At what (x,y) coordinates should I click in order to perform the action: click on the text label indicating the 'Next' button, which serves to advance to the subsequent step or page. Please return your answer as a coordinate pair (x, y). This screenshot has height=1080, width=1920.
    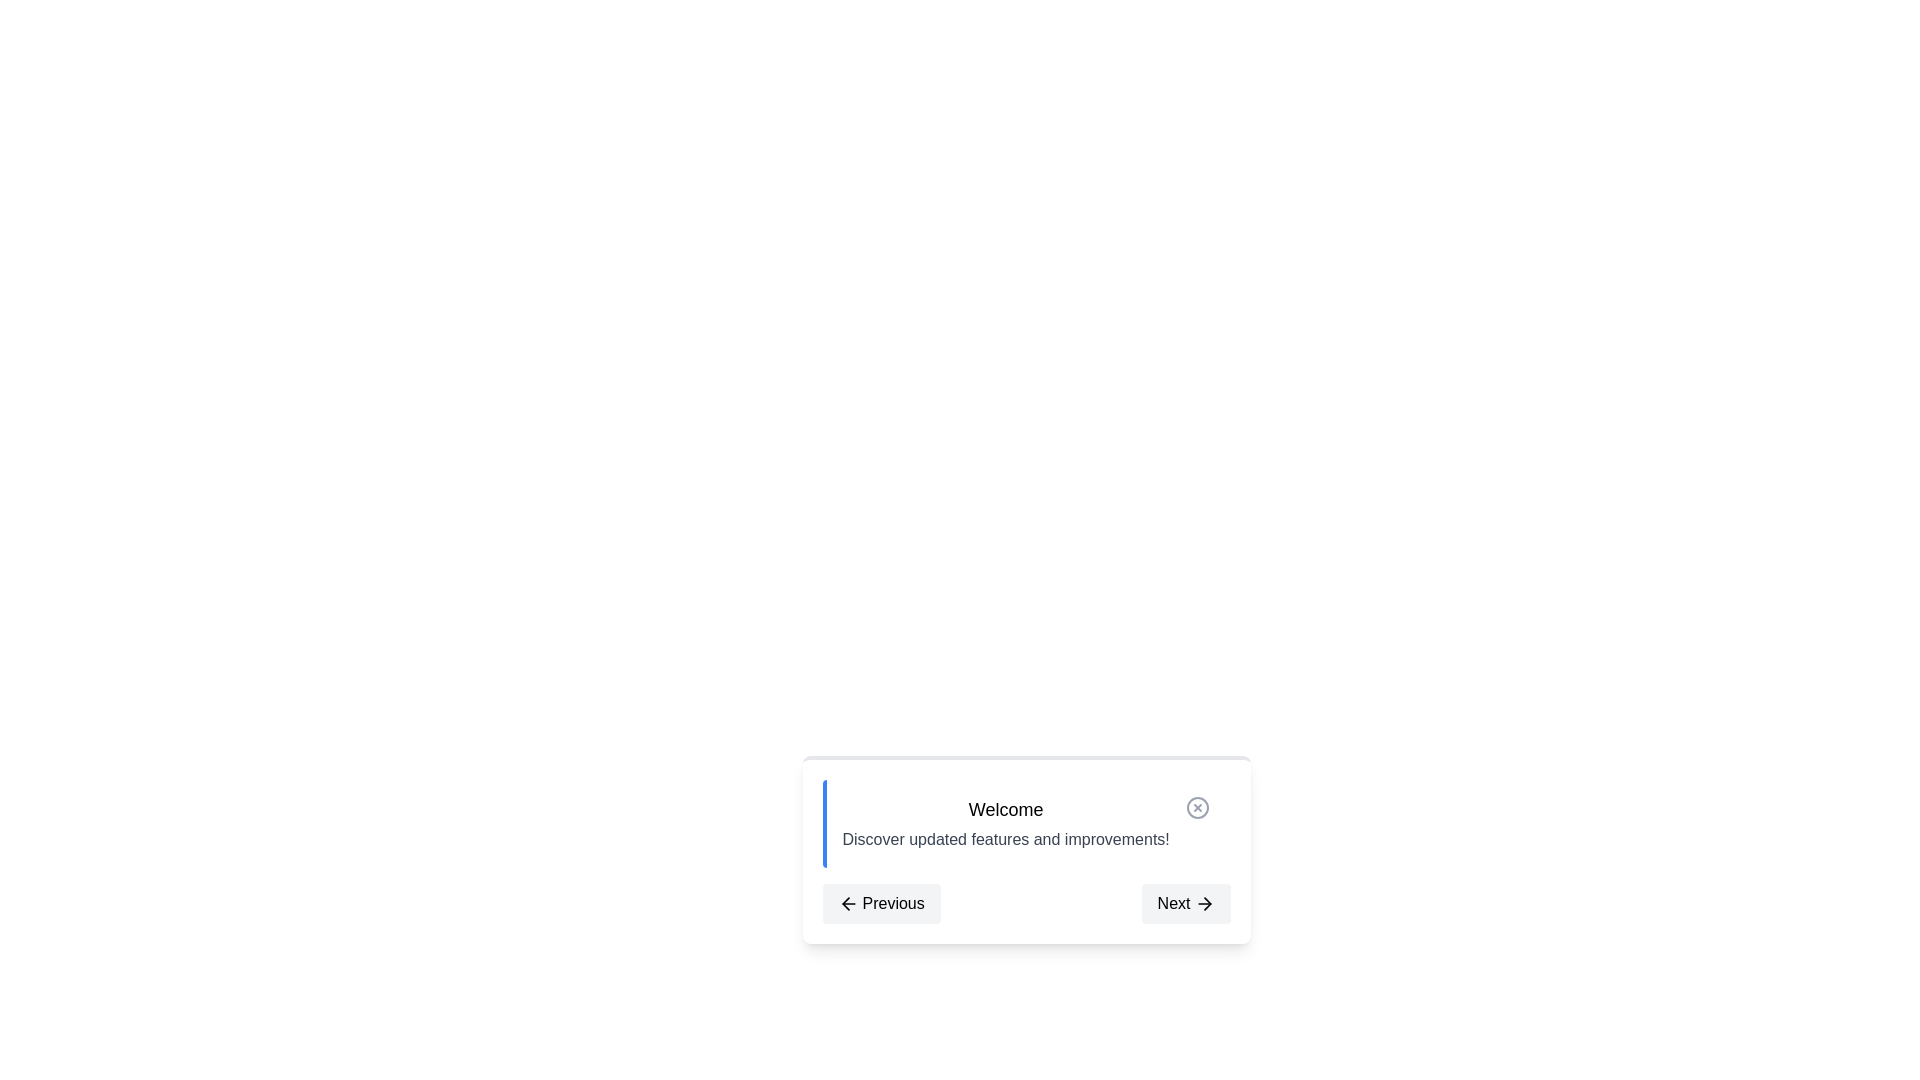
    Looking at the image, I should click on (1174, 903).